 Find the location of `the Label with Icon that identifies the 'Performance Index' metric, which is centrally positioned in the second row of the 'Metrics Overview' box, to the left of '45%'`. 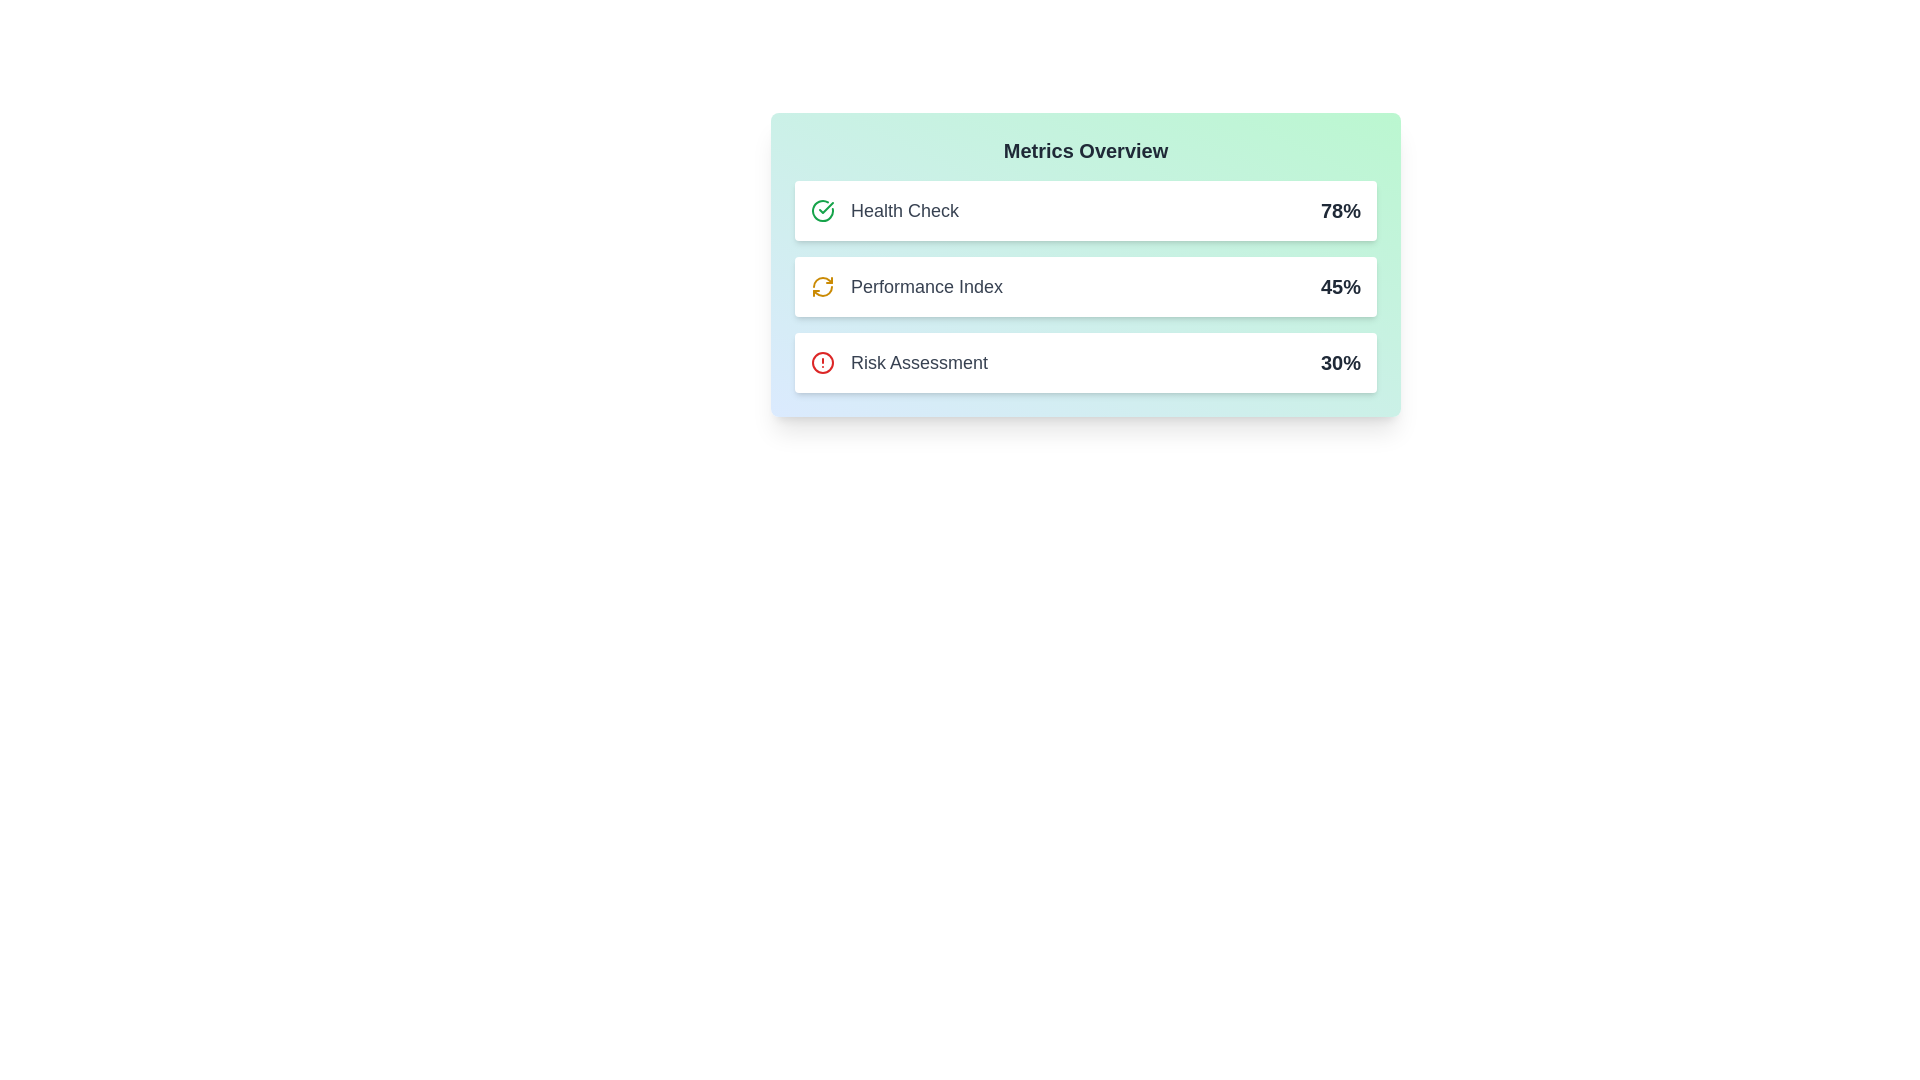

the Label with Icon that identifies the 'Performance Index' metric, which is centrally positioned in the second row of the 'Metrics Overview' box, to the left of '45%' is located at coordinates (906, 286).